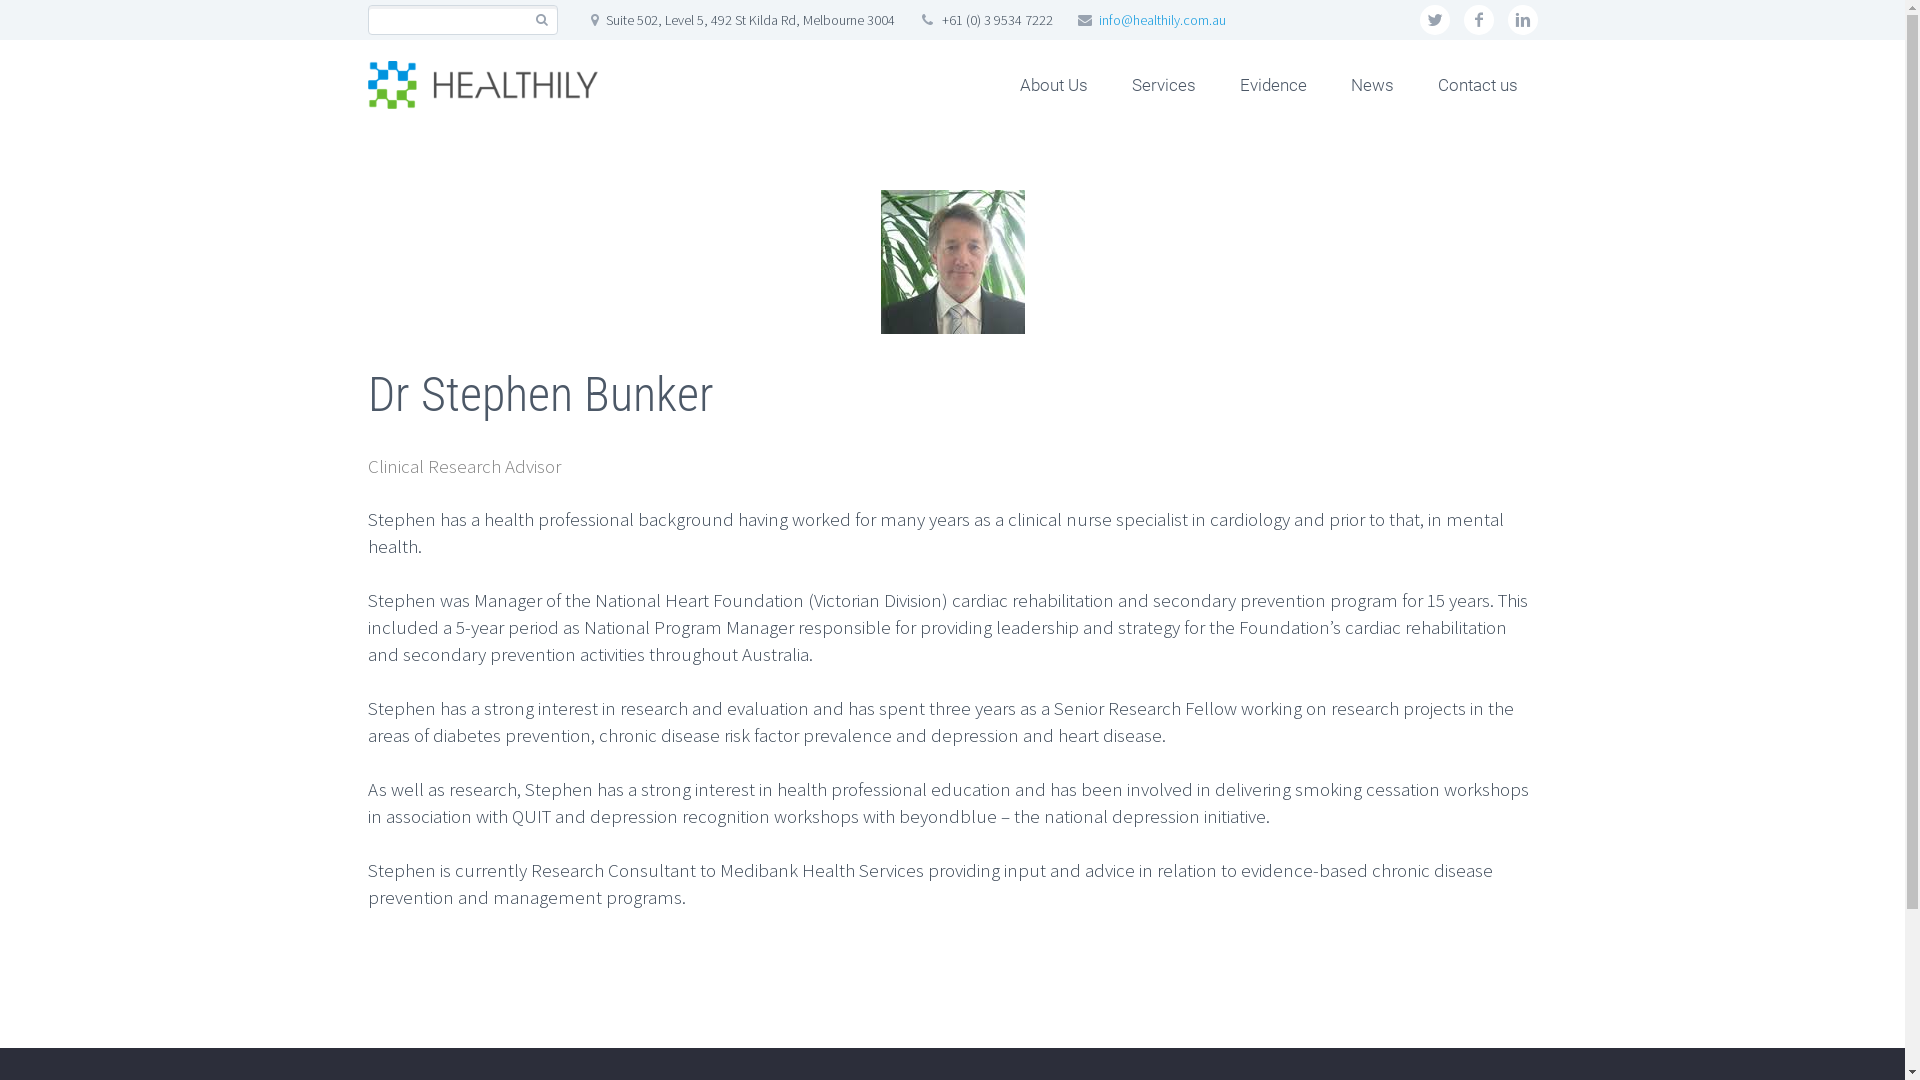 Image resolution: width=1920 pixels, height=1080 pixels. What do you see at coordinates (542, 20) in the screenshot?
I see `'Search'` at bounding box center [542, 20].